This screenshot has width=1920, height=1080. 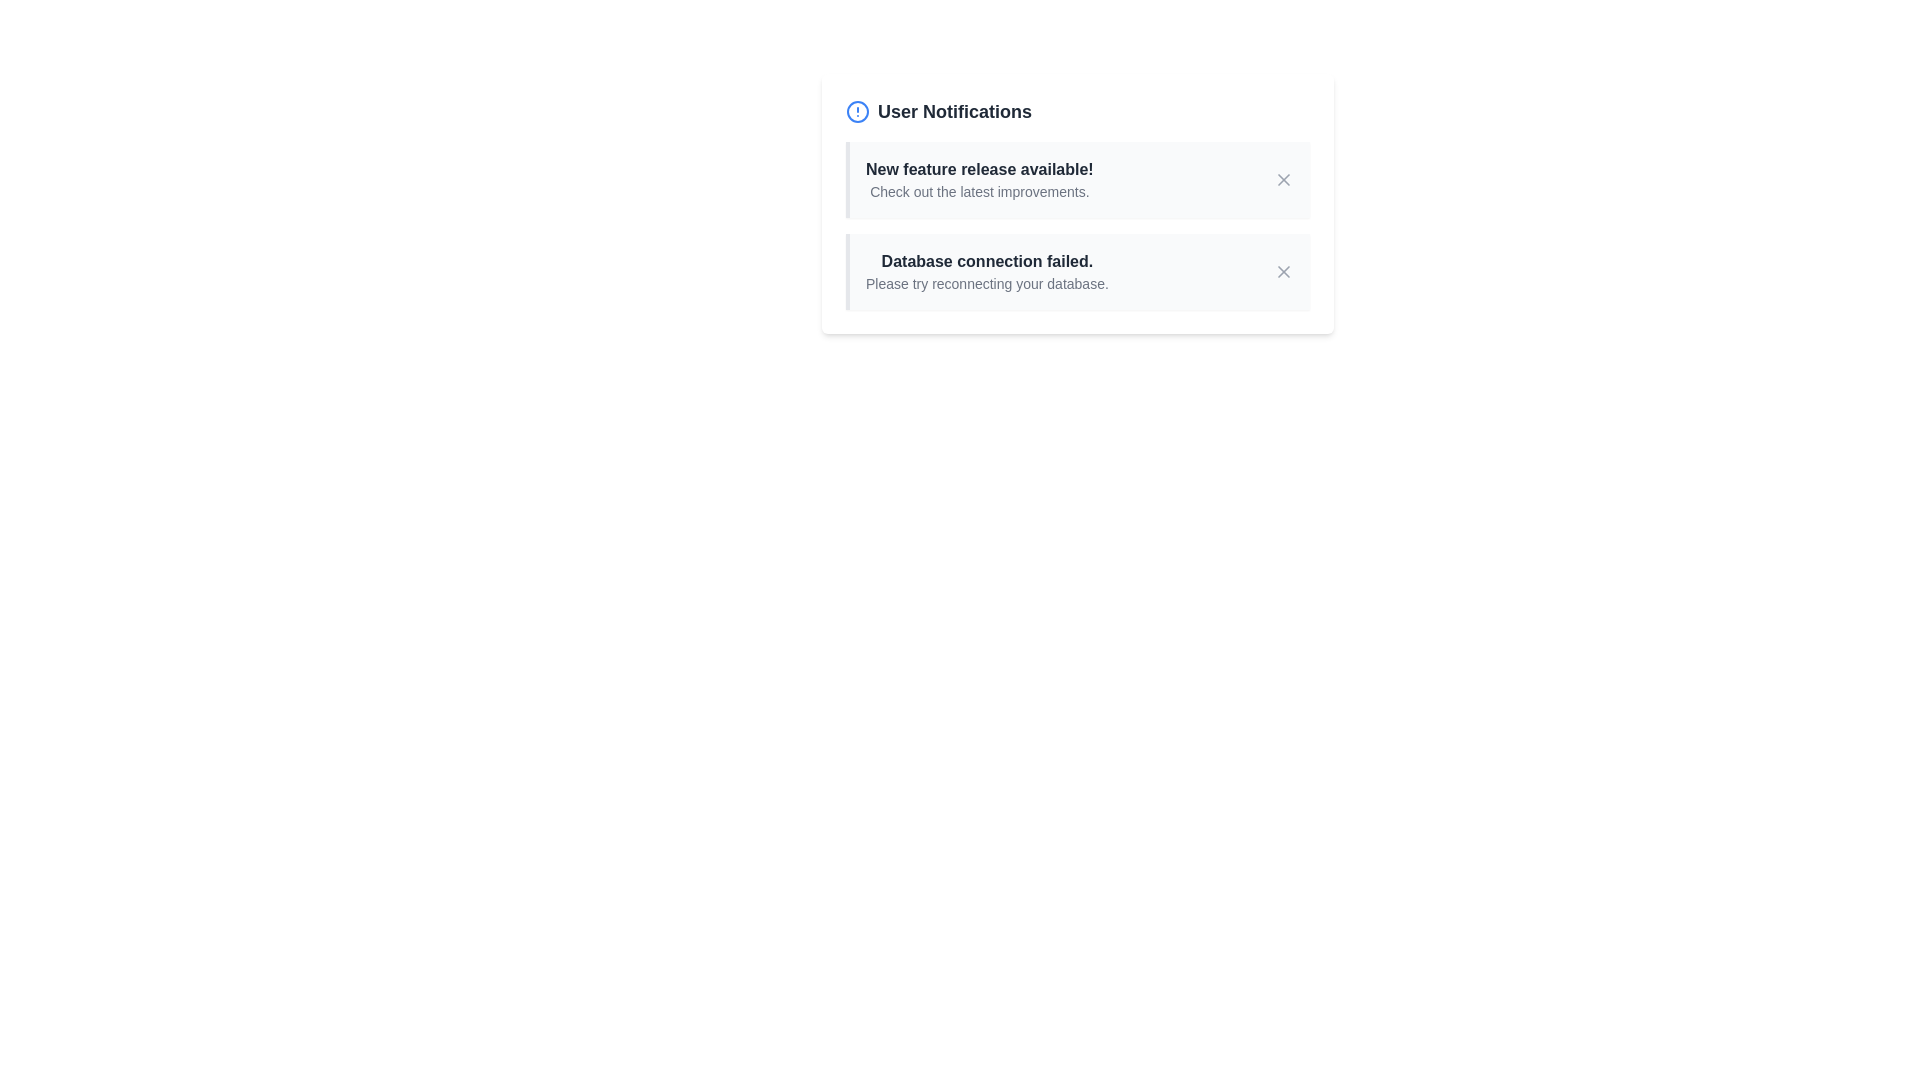 I want to click on the guidance text located beneath the 'Database connection failed.' heading in the User Notifications section, so click(x=987, y=284).